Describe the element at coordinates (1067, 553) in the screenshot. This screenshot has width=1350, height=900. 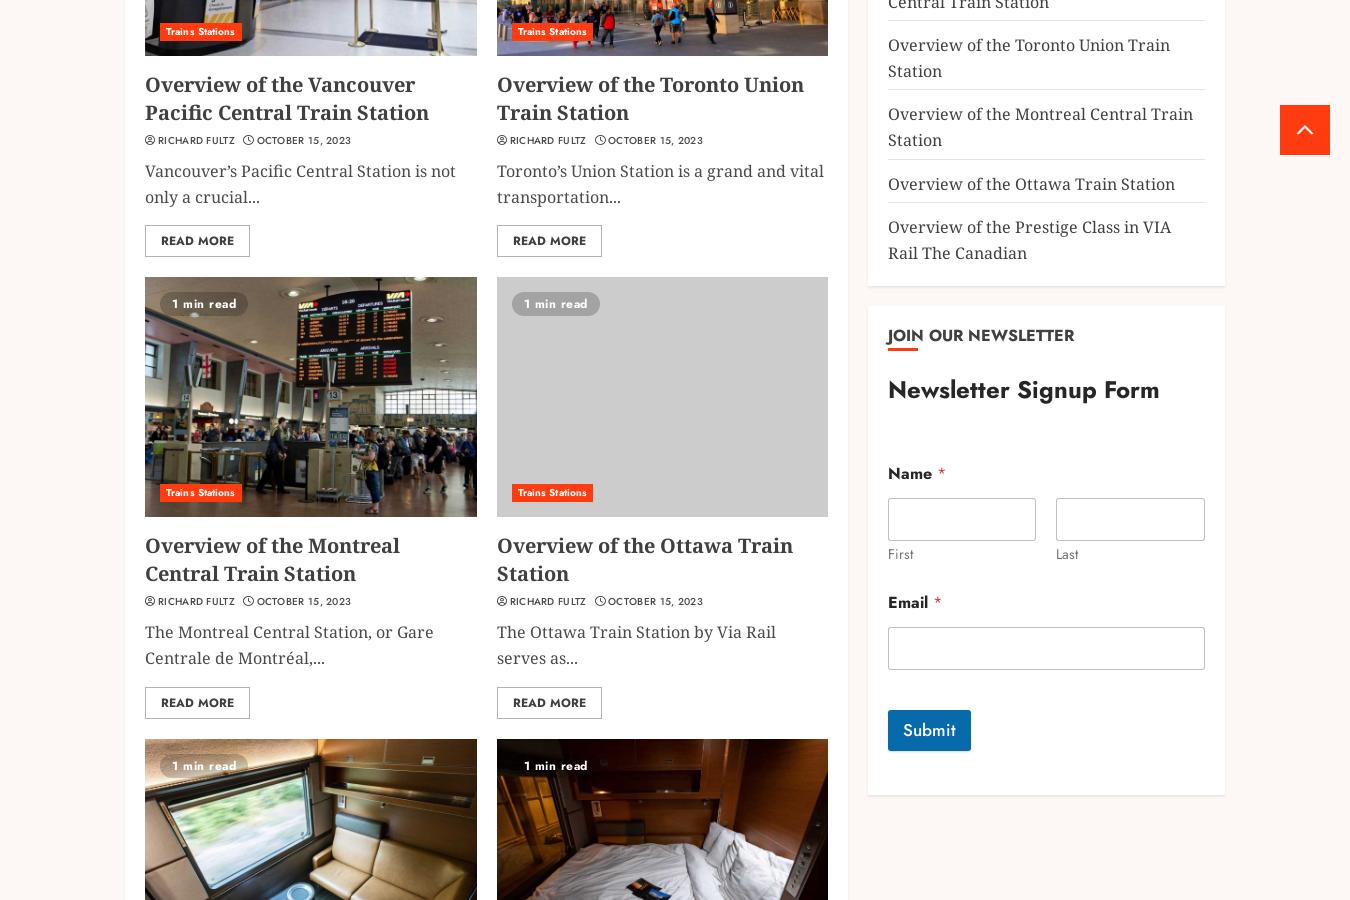
I see `'Last'` at that location.